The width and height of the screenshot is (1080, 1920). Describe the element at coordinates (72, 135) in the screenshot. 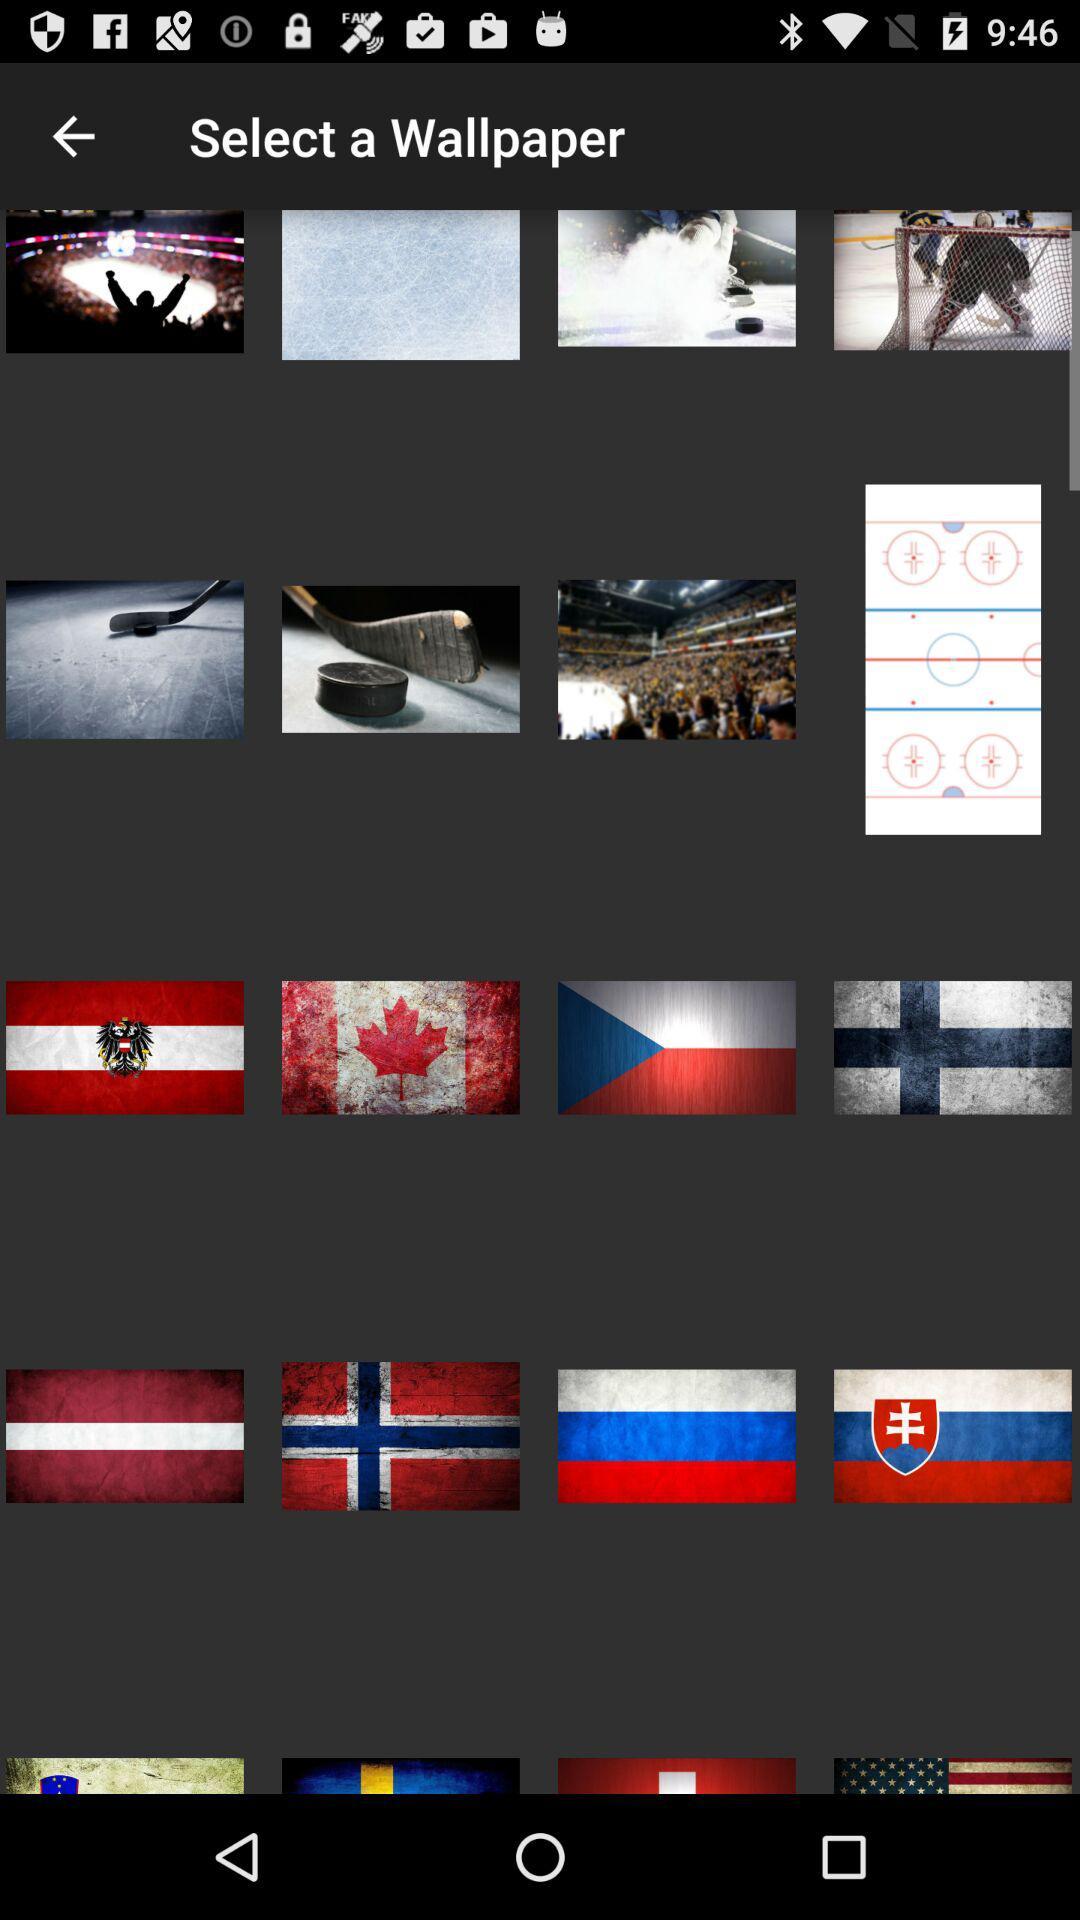

I see `icon to the left of select a wallpaper item` at that location.